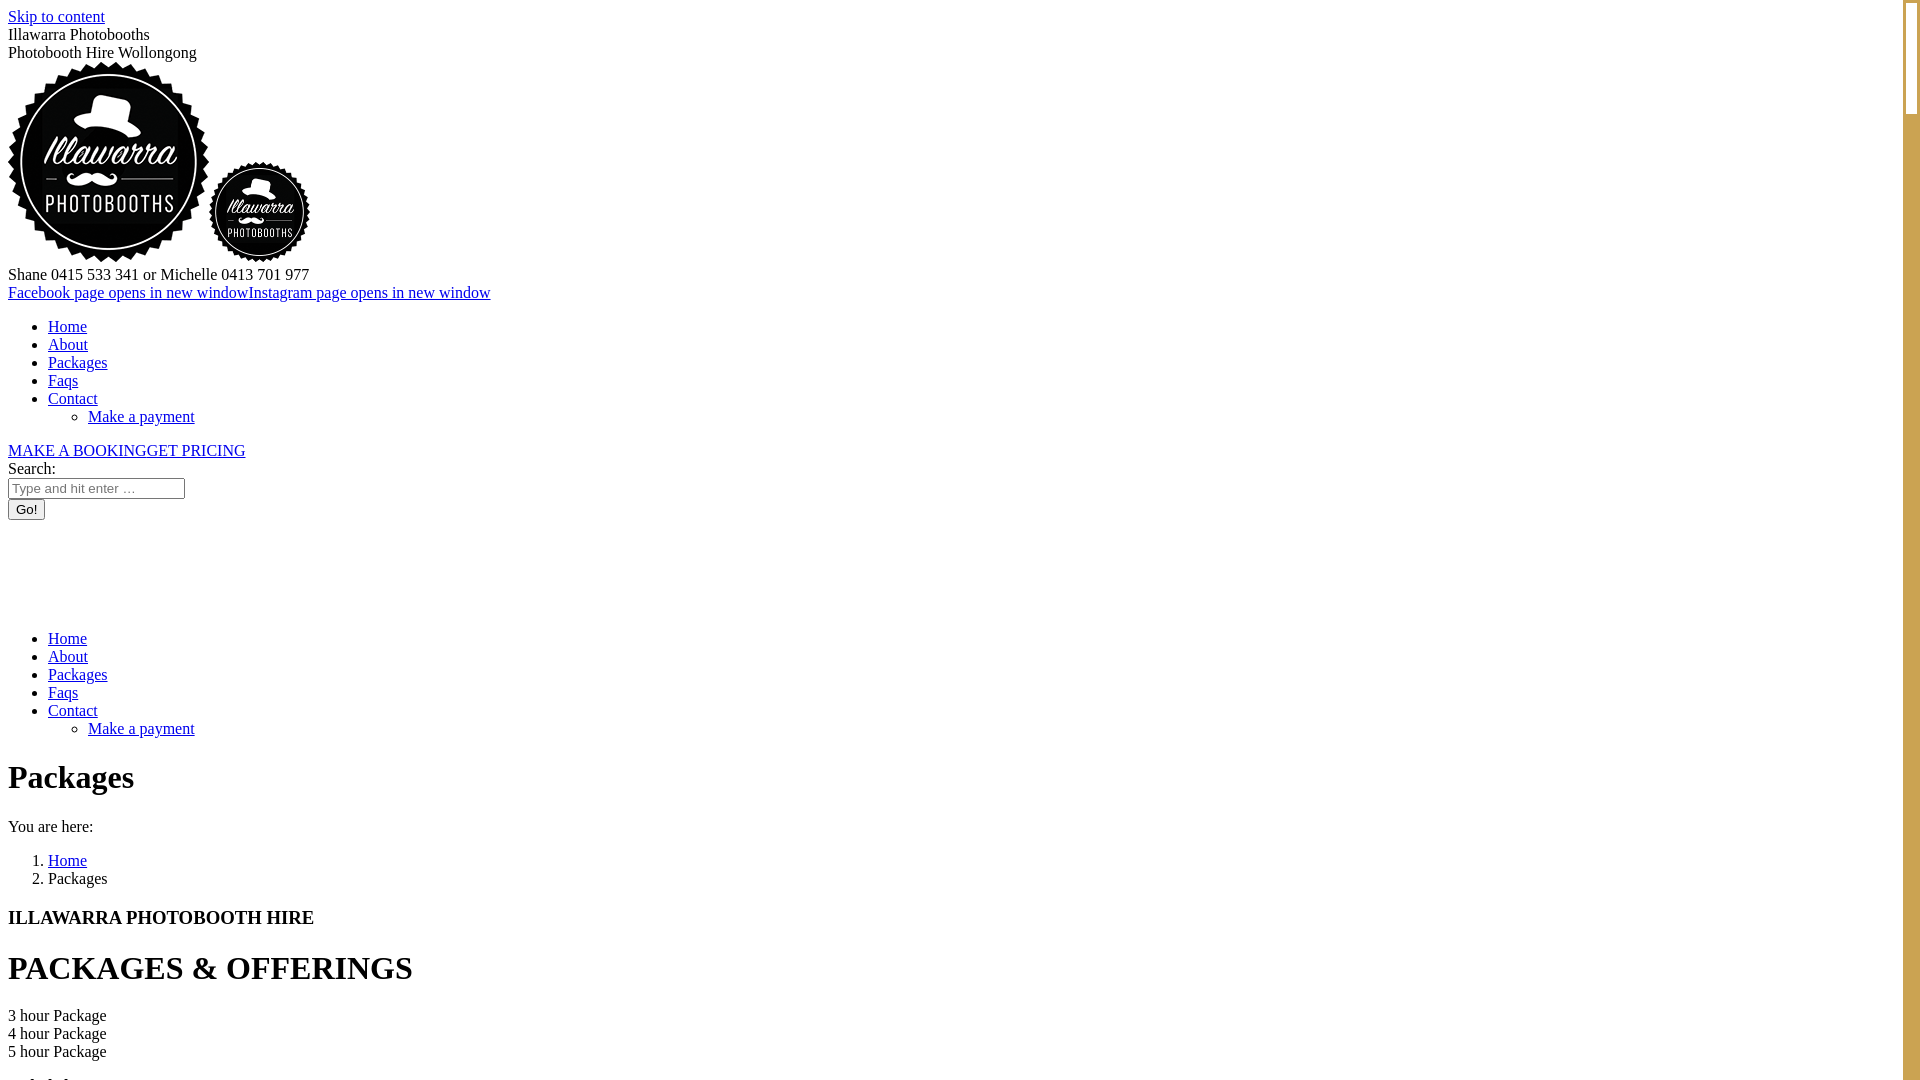  What do you see at coordinates (77, 450) in the screenshot?
I see `'MAKE A BOOKING'` at bounding box center [77, 450].